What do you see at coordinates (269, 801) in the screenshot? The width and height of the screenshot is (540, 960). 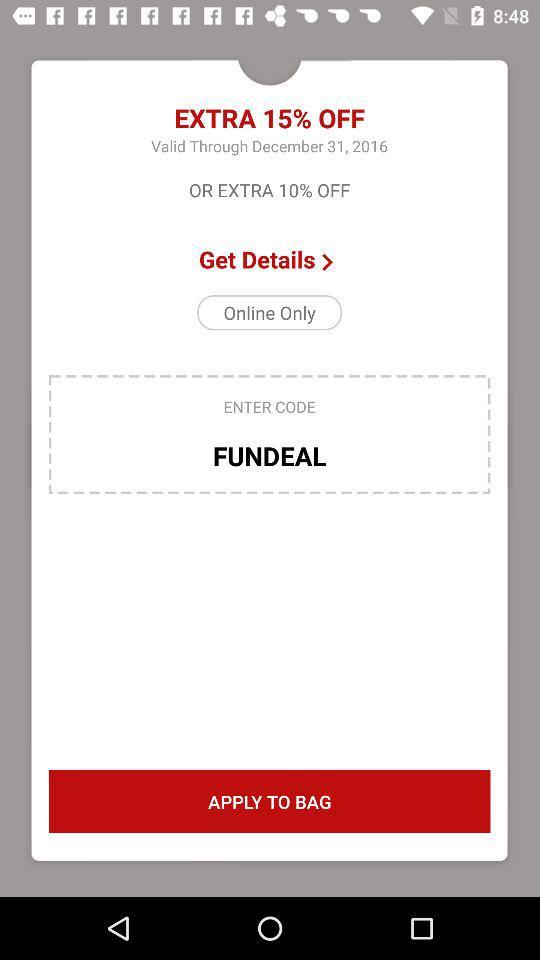 I see `the apply to bag` at bounding box center [269, 801].